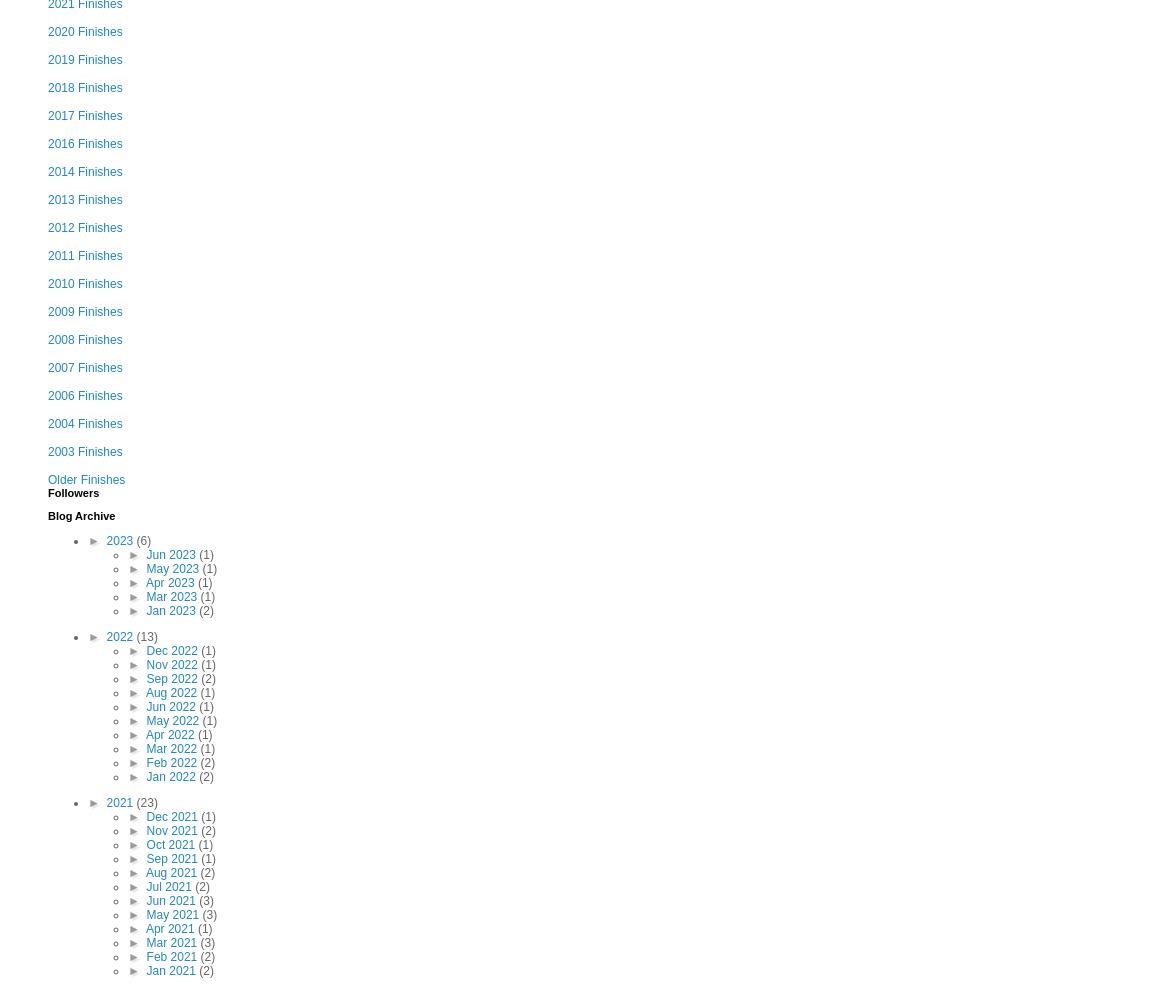 Image resolution: width=1158 pixels, height=984 pixels. I want to click on 'Jan 2022', so click(171, 775).